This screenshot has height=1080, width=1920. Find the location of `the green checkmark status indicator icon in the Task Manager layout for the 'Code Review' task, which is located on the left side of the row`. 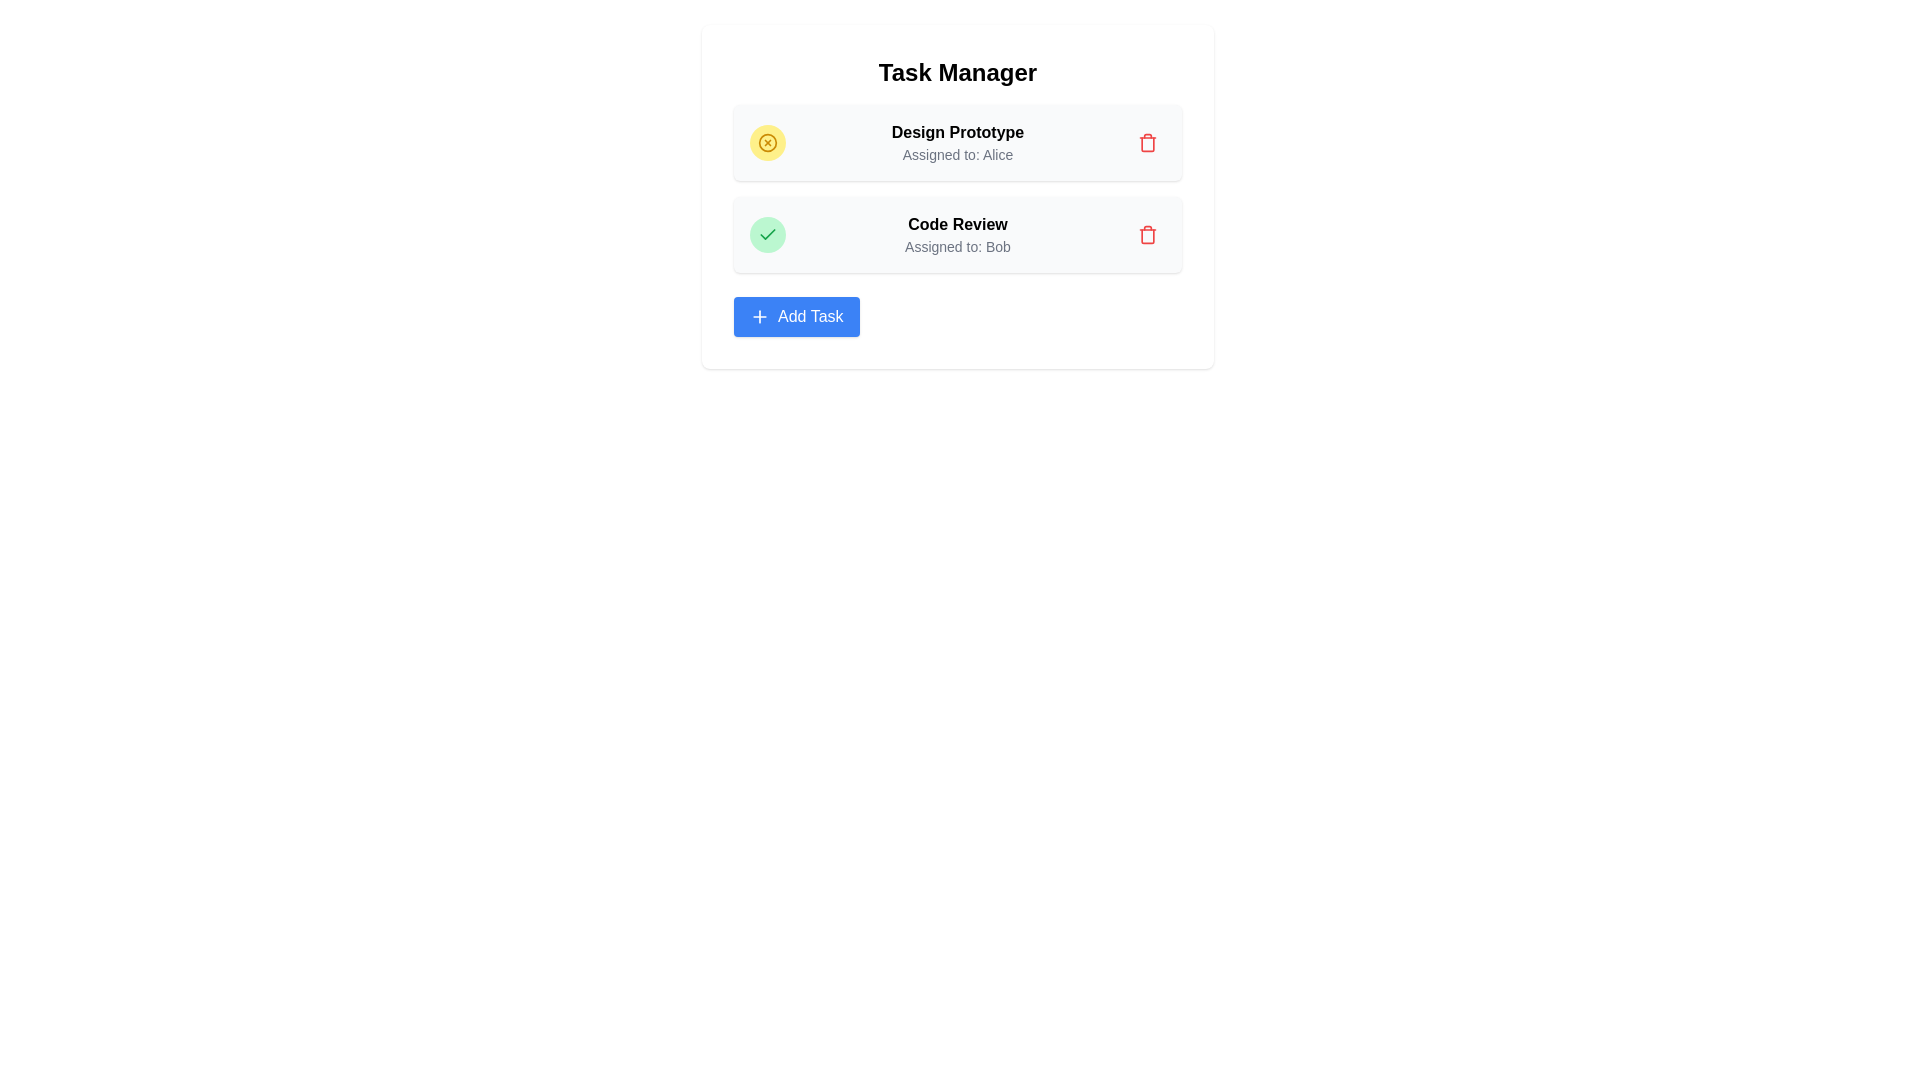

the green checkmark status indicator icon in the Task Manager layout for the 'Code Review' task, which is located on the left side of the row is located at coordinates (767, 234).